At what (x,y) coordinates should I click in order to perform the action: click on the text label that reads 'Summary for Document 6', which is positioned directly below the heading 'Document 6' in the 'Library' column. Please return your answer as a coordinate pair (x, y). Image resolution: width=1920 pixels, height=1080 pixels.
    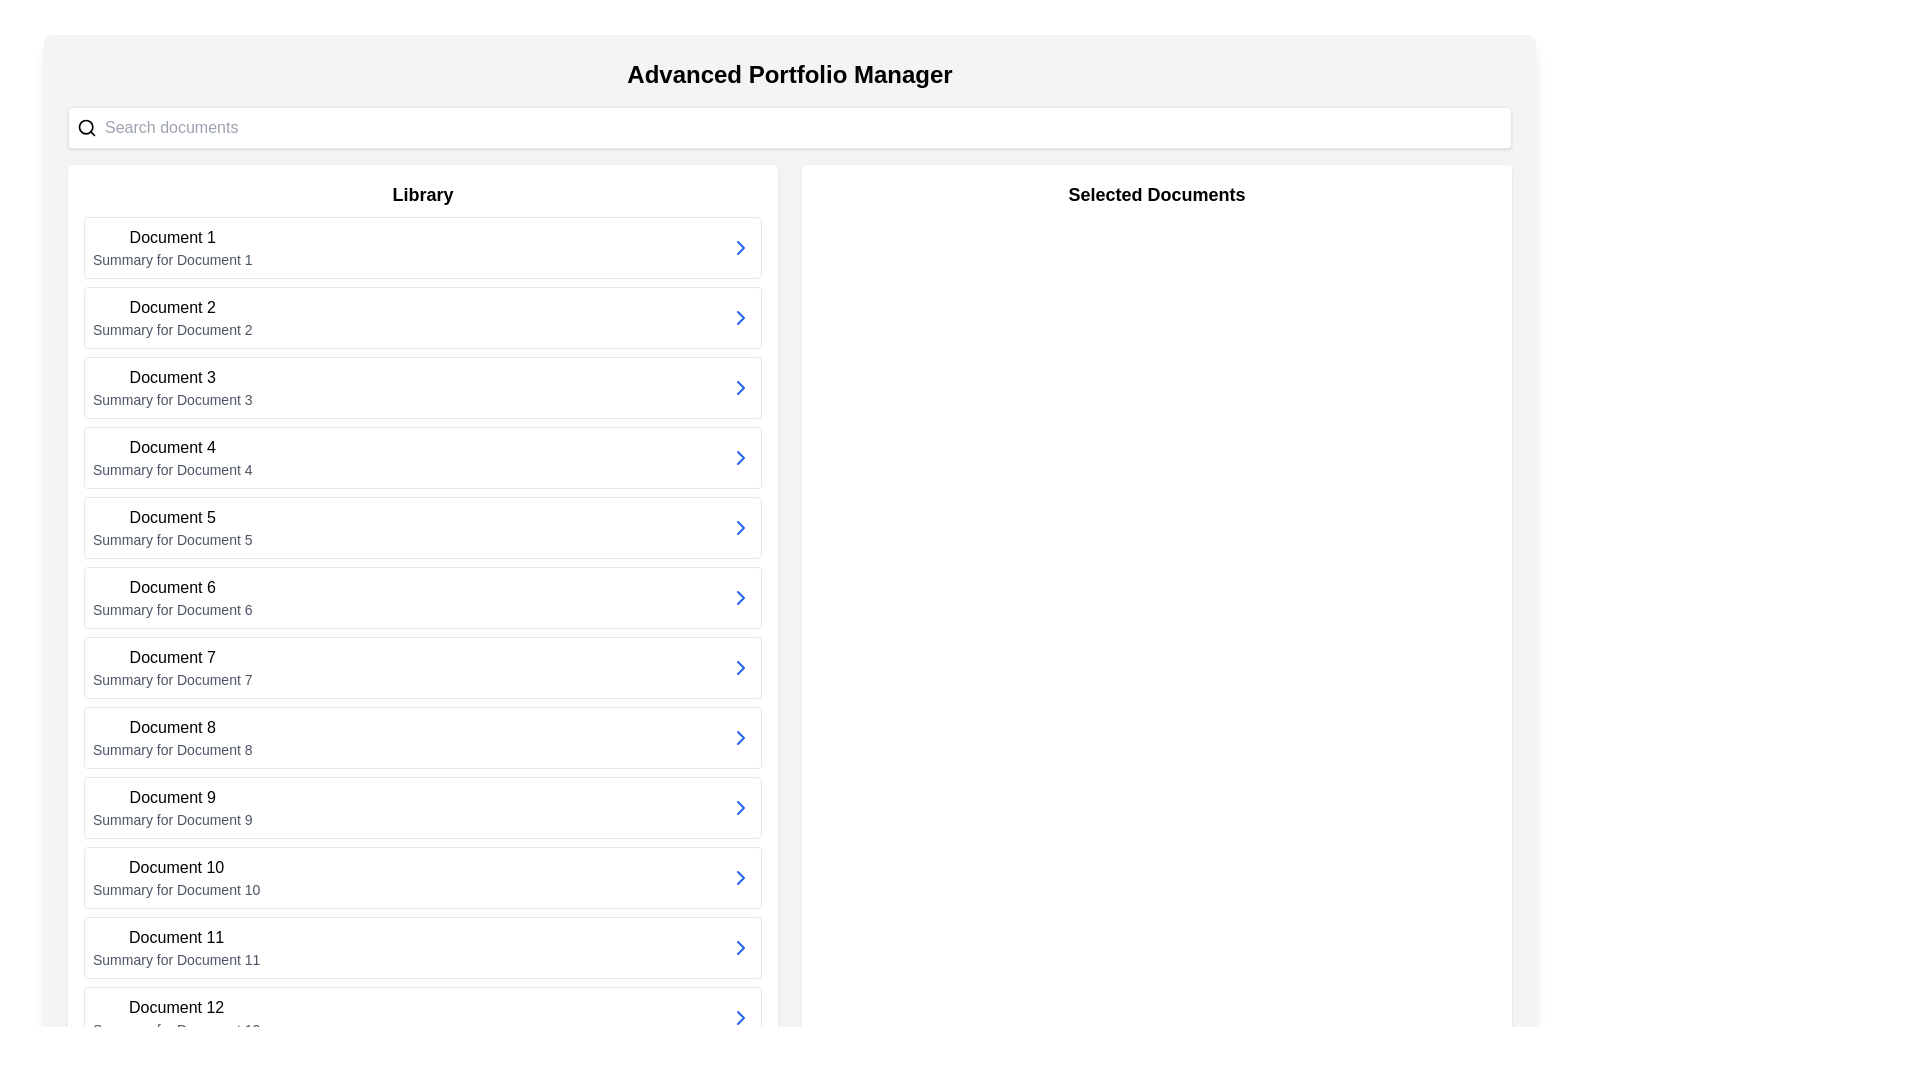
    Looking at the image, I should click on (172, 608).